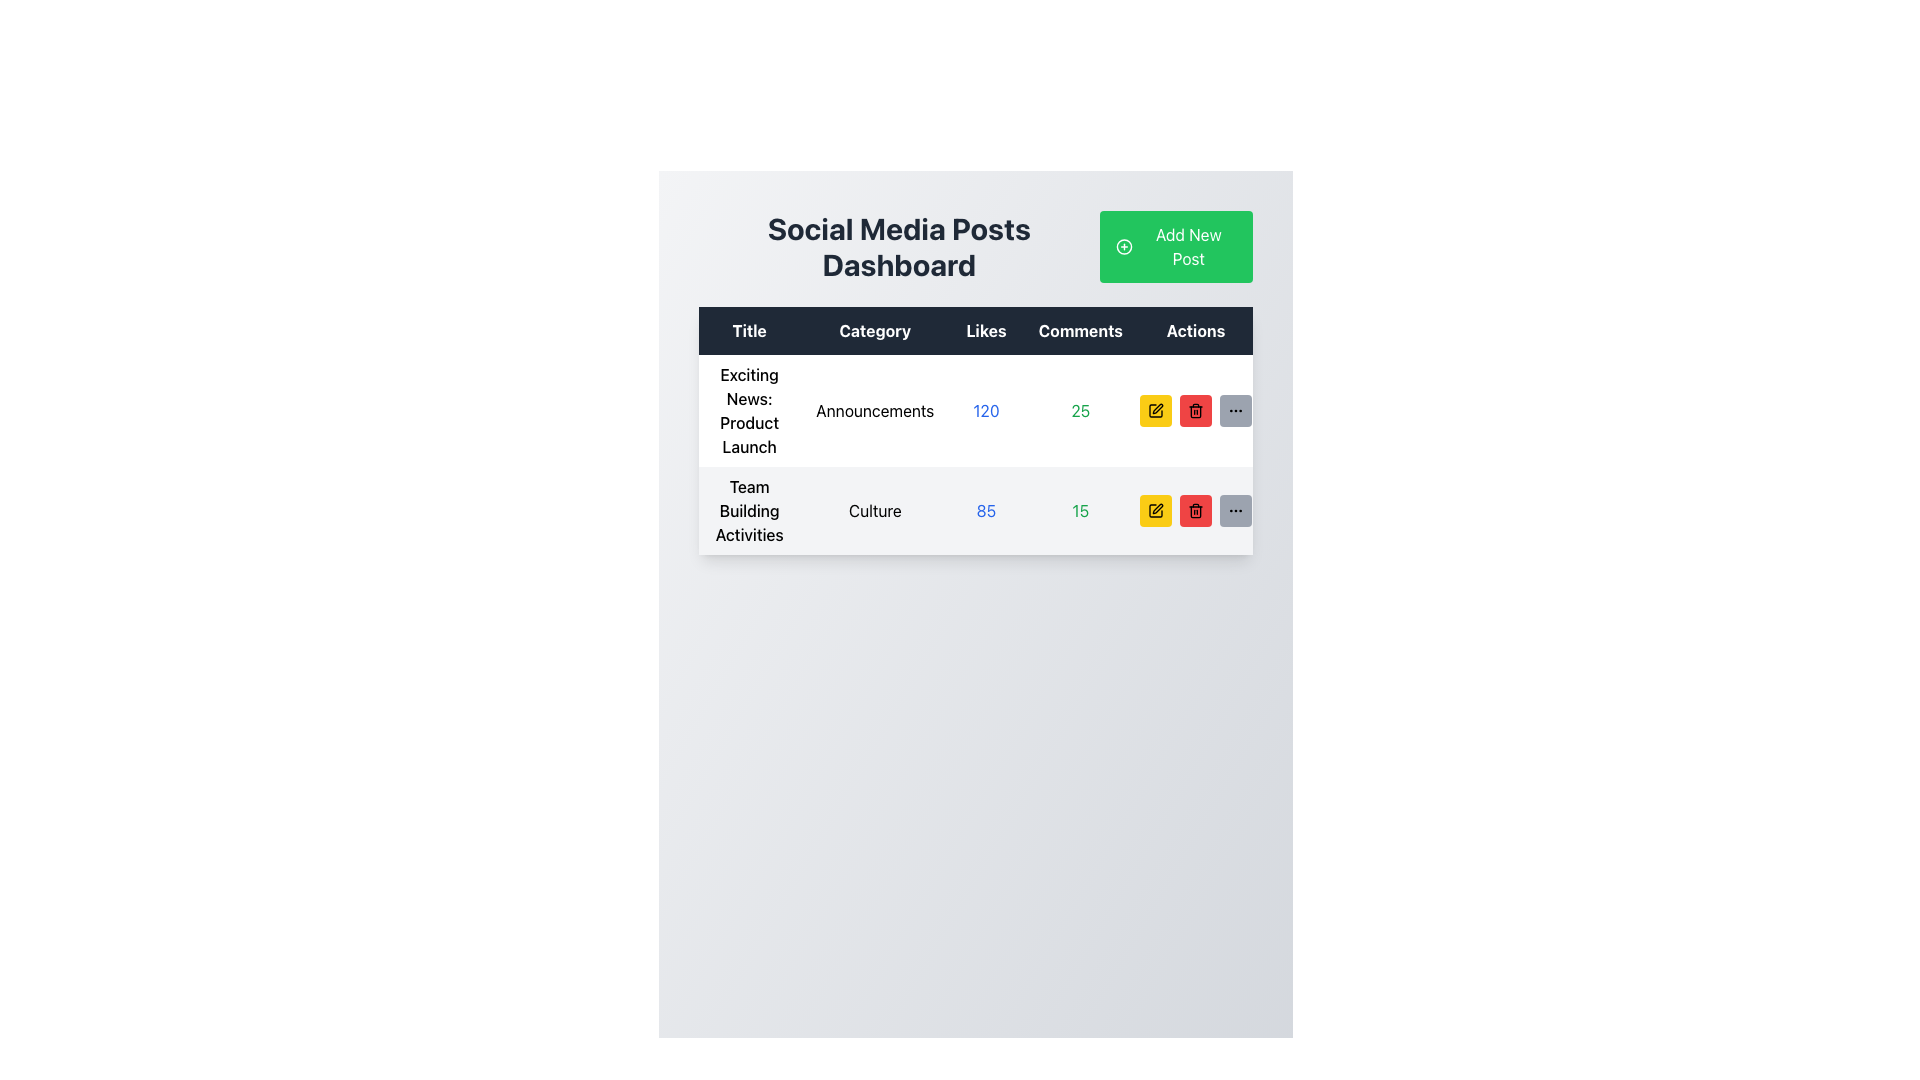 This screenshot has width=1920, height=1080. I want to click on the third button in the 'Actions' column of the data table, so click(1235, 509).